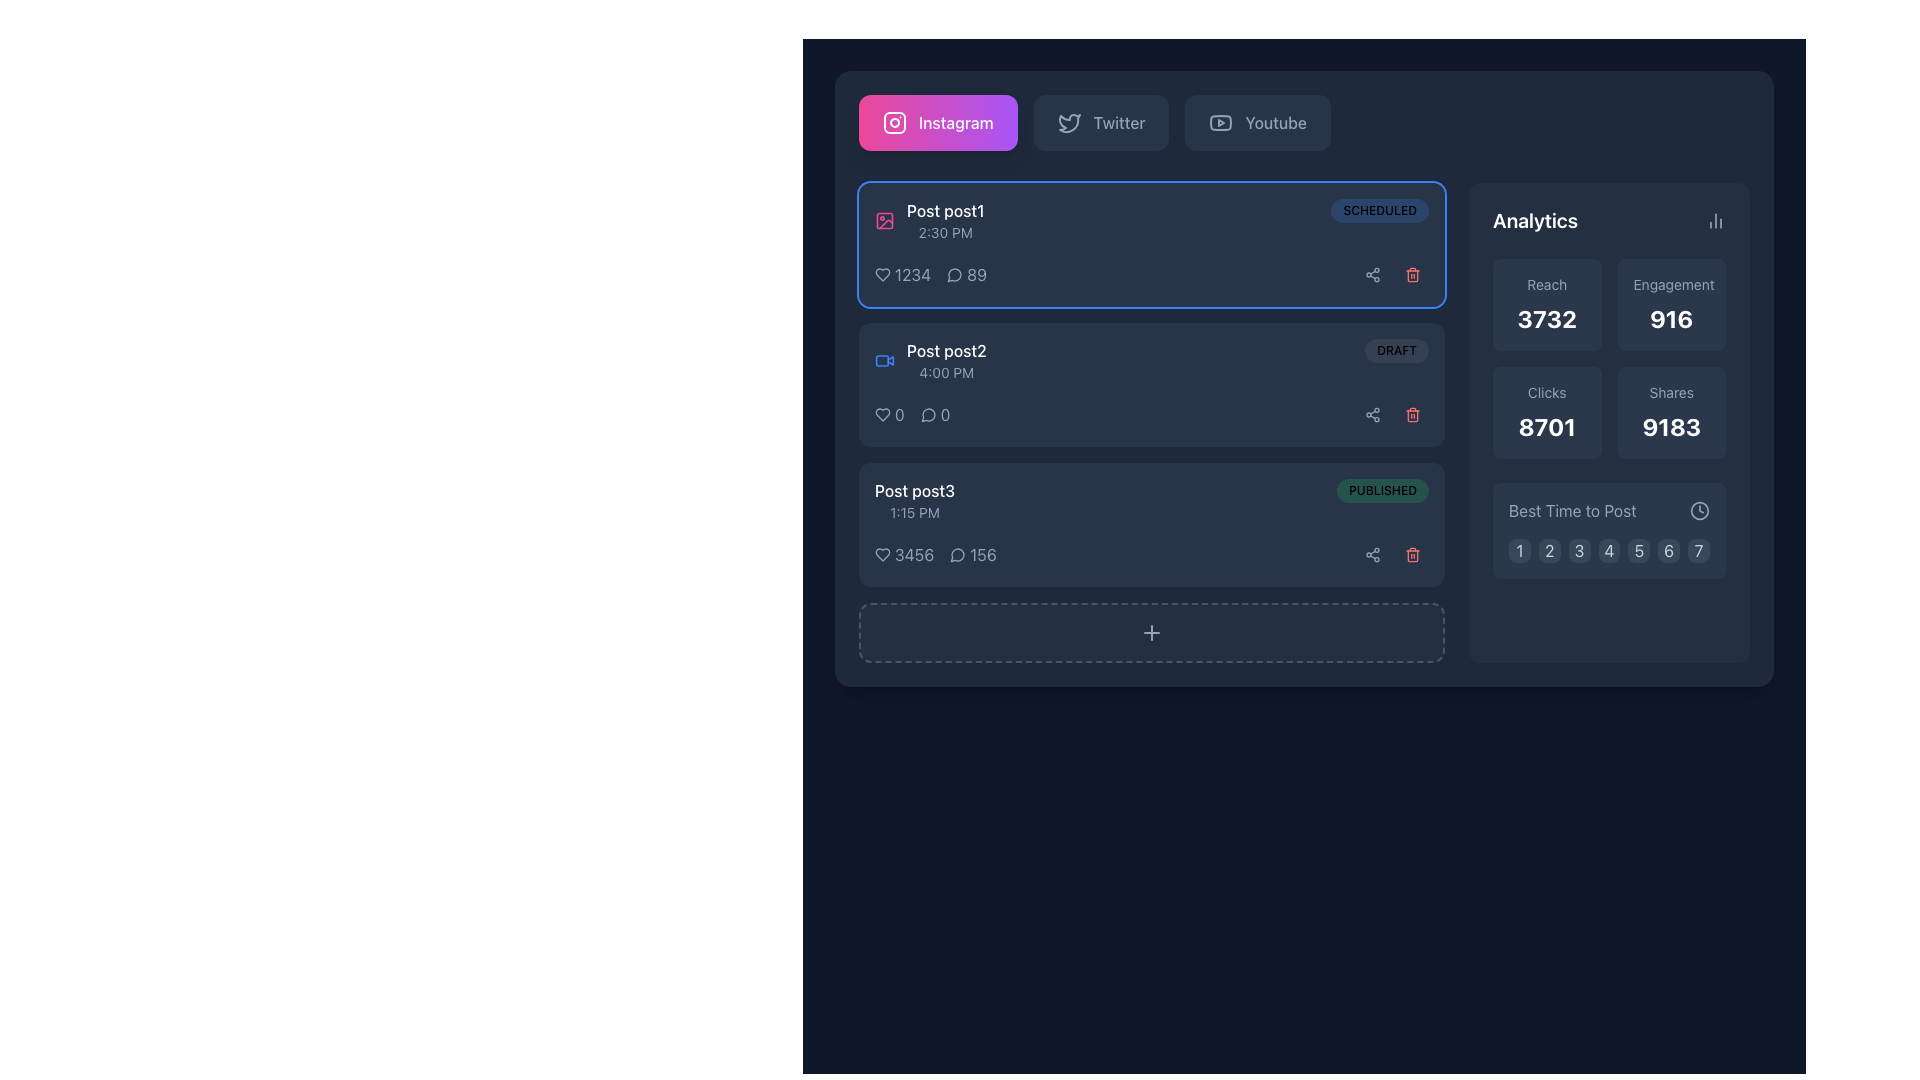  I want to click on text label displaying the time '1:15 PM', which is in light gray font and located below the title 'Post post3', so click(914, 512).